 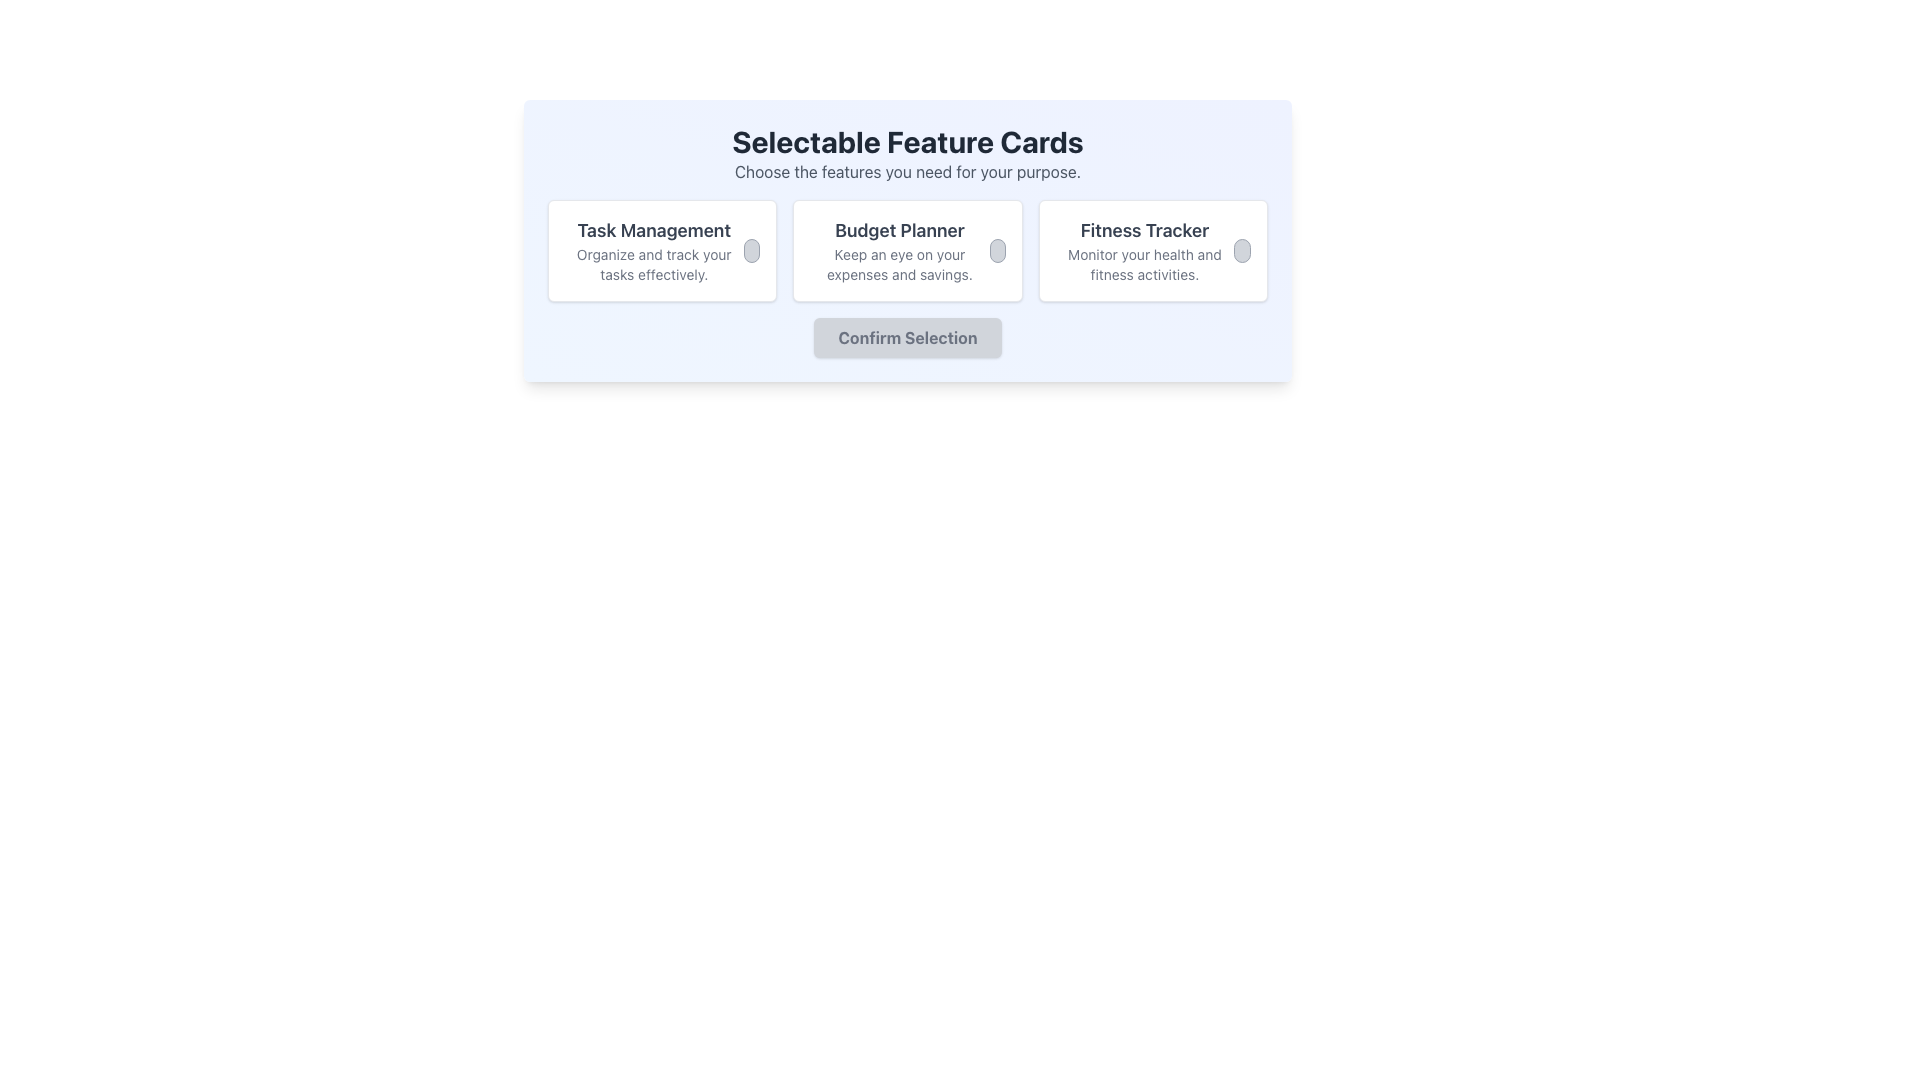 What do you see at coordinates (654, 264) in the screenshot?
I see `the descriptive text label located beneath the 'Task Management' text in the first card on the left of the feature cards` at bounding box center [654, 264].